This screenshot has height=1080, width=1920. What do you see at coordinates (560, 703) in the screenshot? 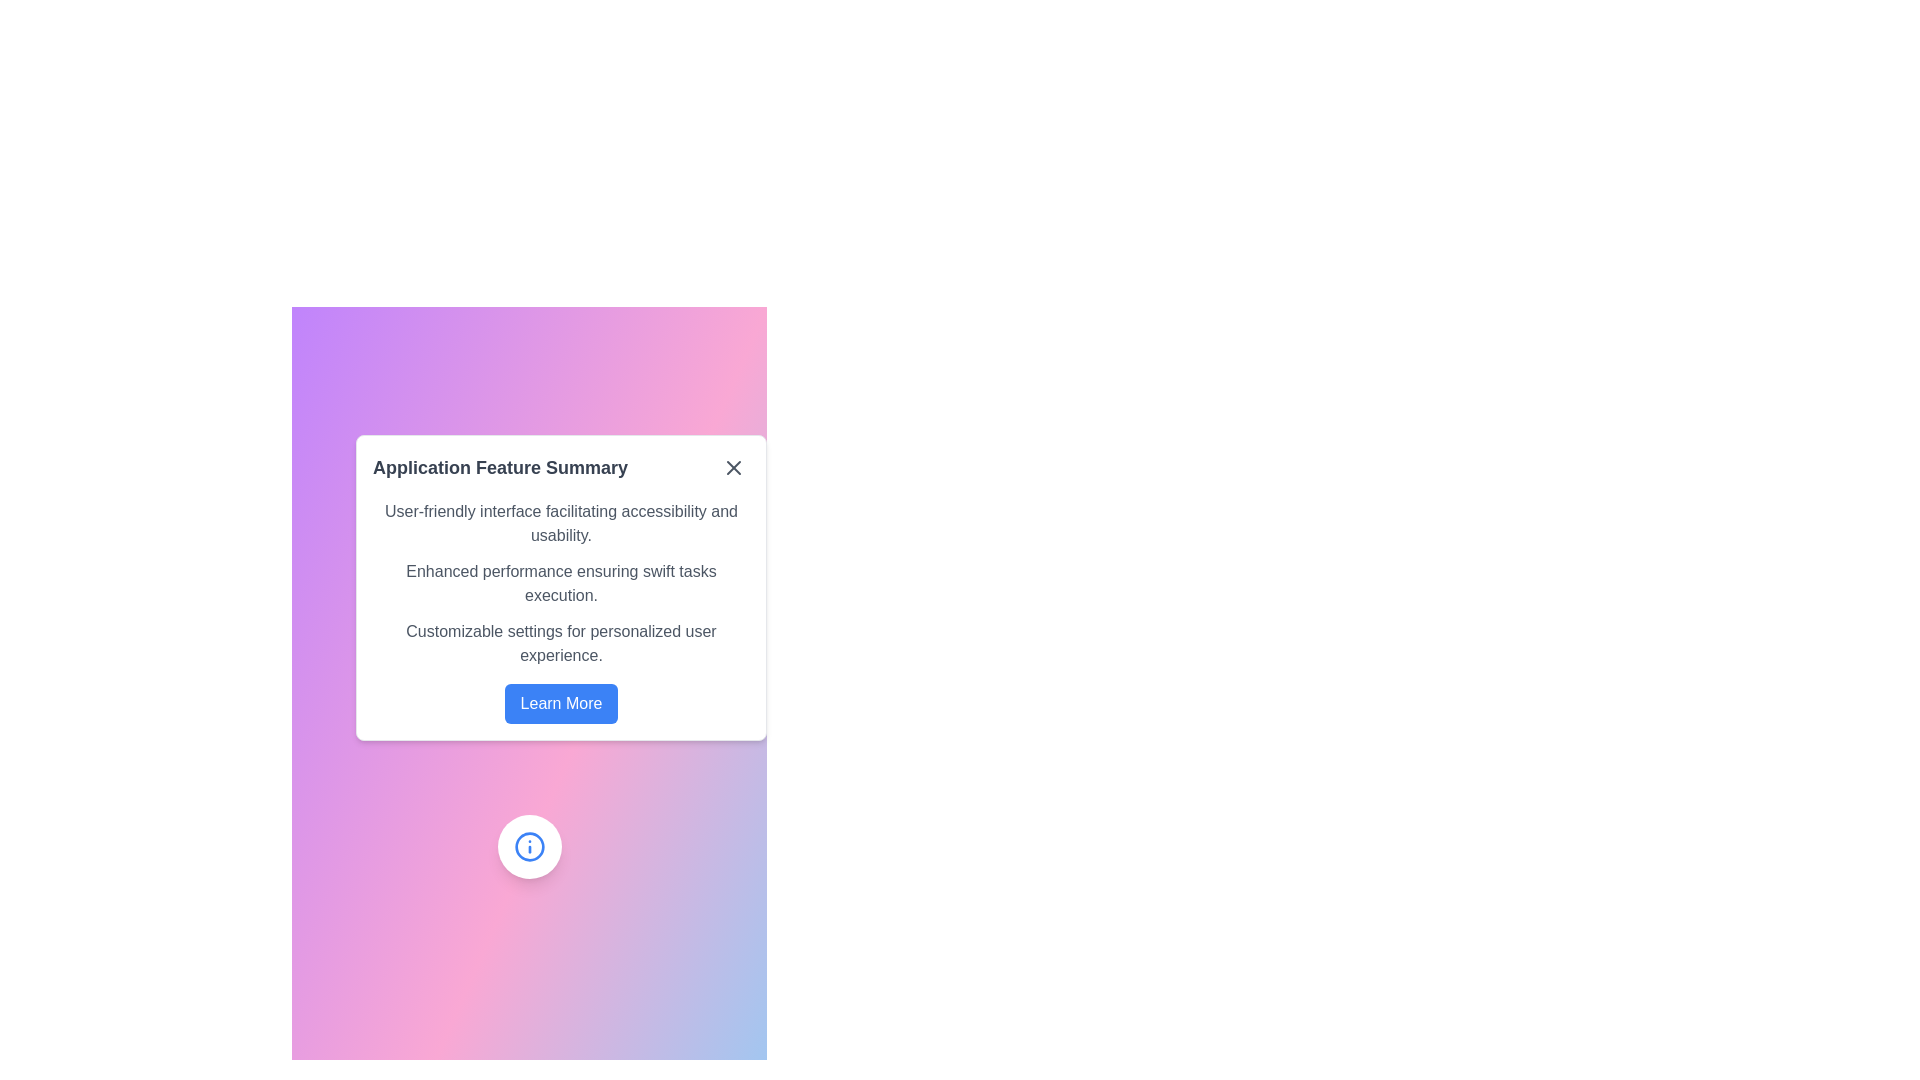
I see `the call-to-action button located centrally below the text description inside the modal box` at bounding box center [560, 703].